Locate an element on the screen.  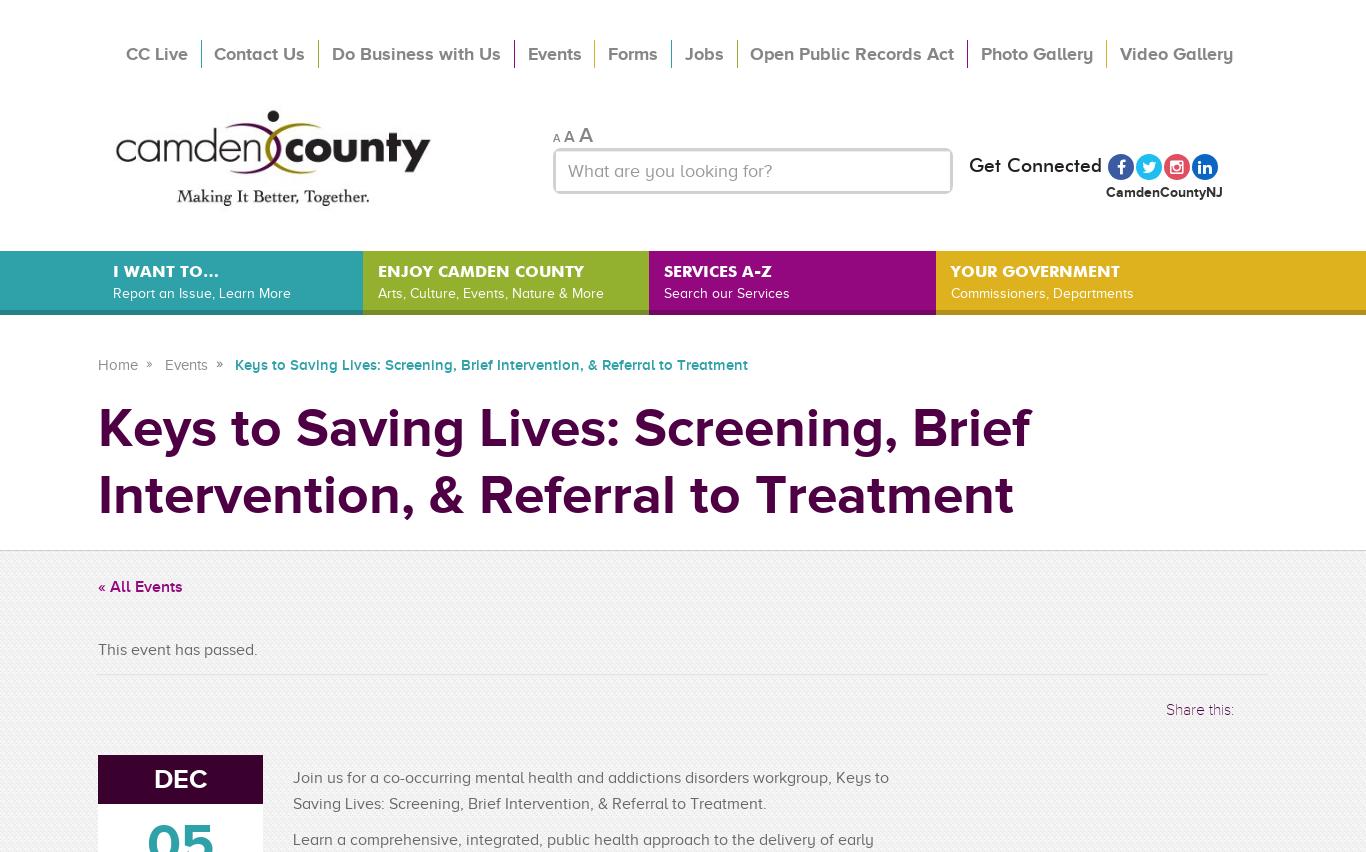
'Photo Gallery' is located at coordinates (1034, 52).